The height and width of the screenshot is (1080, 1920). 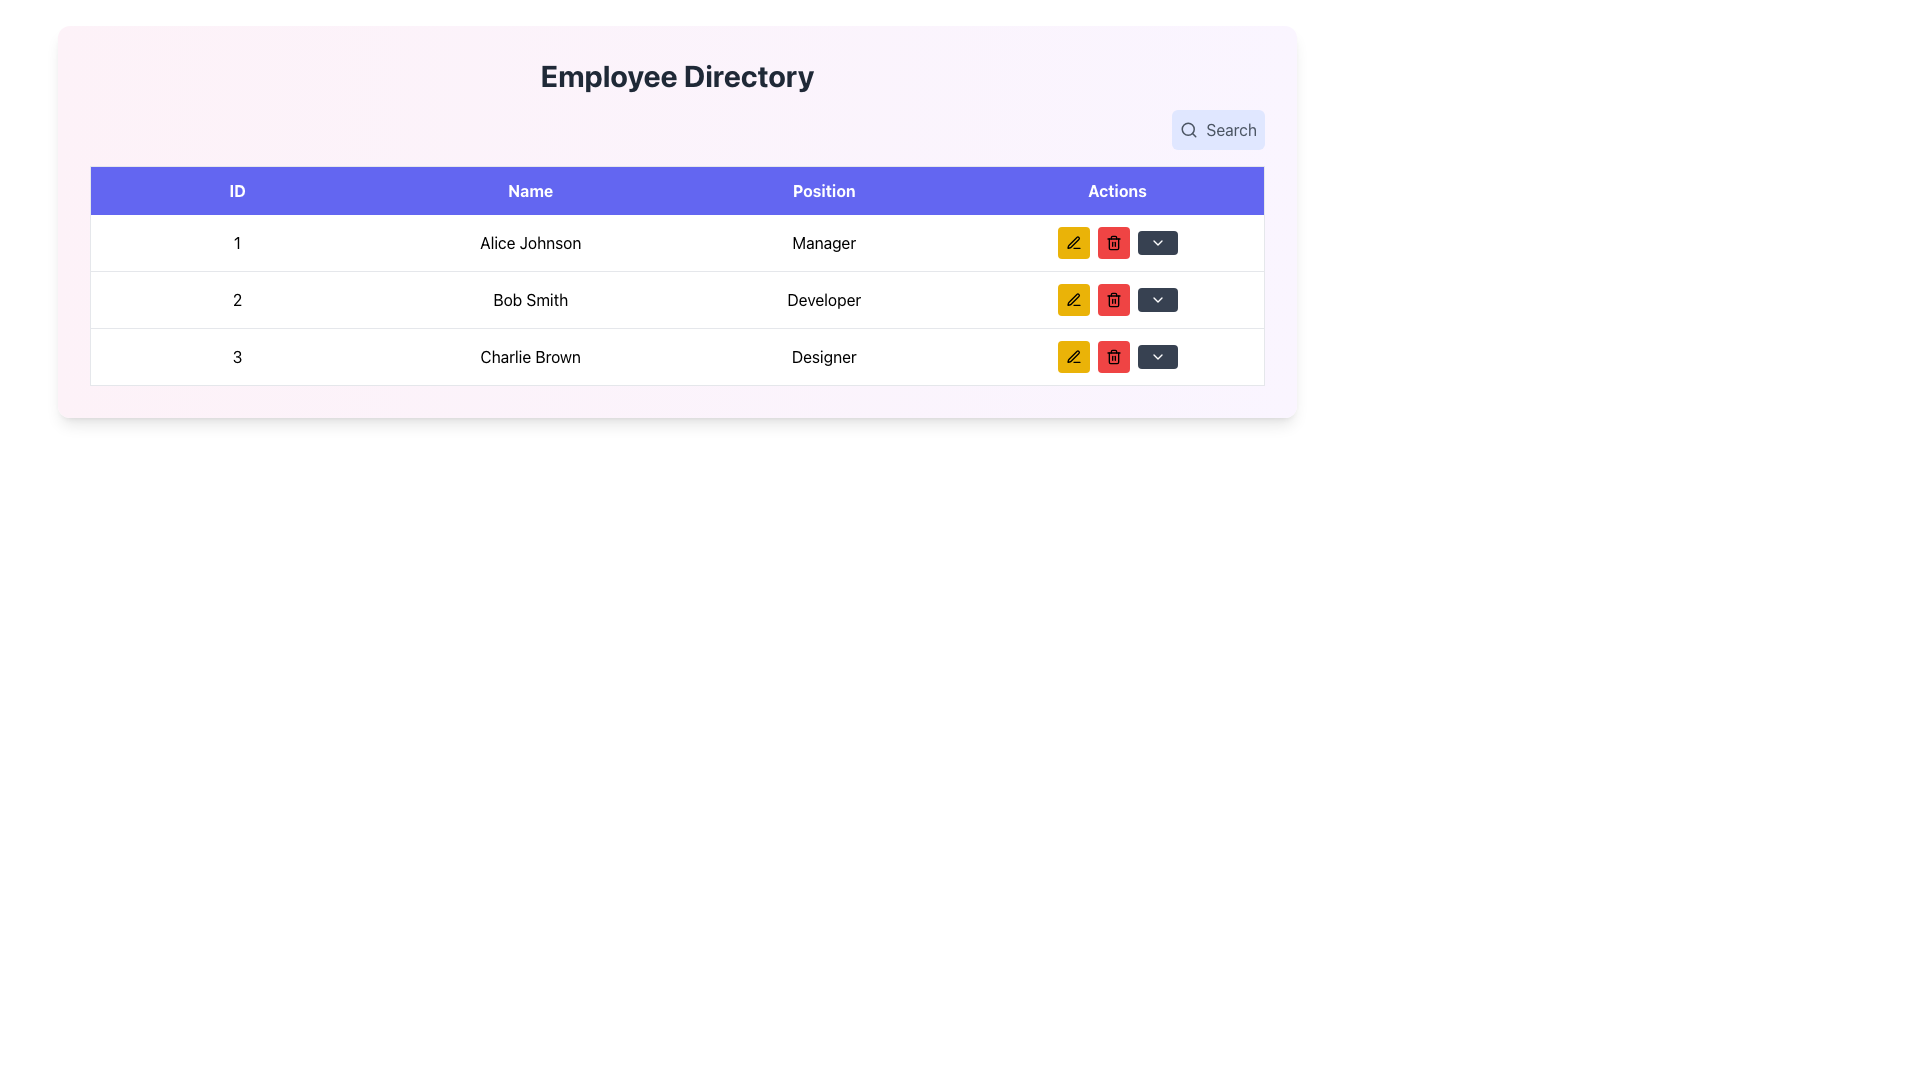 What do you see at coordinates (1072, 299) in the screenshot?
I see `the pen icon located inside the yellow square button in the Actions column of the second row of the employee directory table associated with Bob Smith` at bounding box center [1072, 299].